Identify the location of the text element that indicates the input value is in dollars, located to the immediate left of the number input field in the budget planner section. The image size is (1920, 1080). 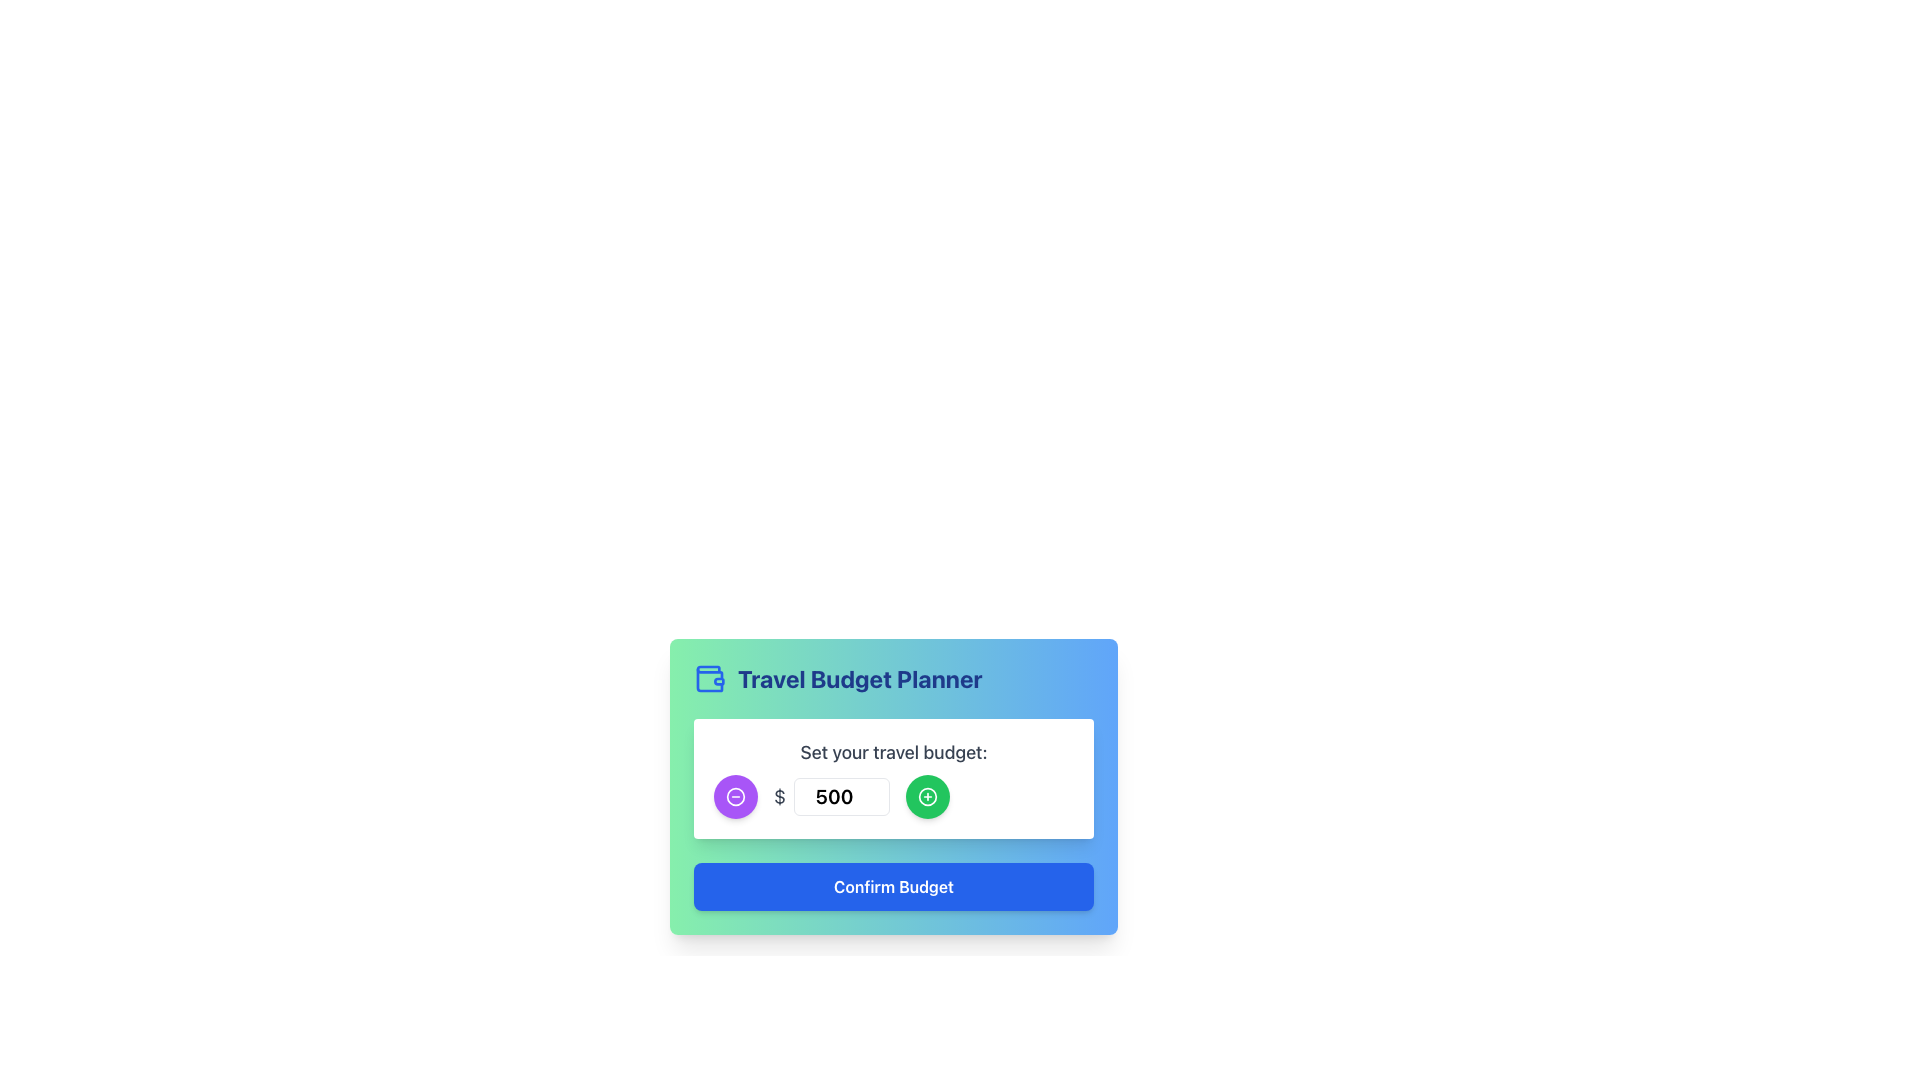
(779, 796).